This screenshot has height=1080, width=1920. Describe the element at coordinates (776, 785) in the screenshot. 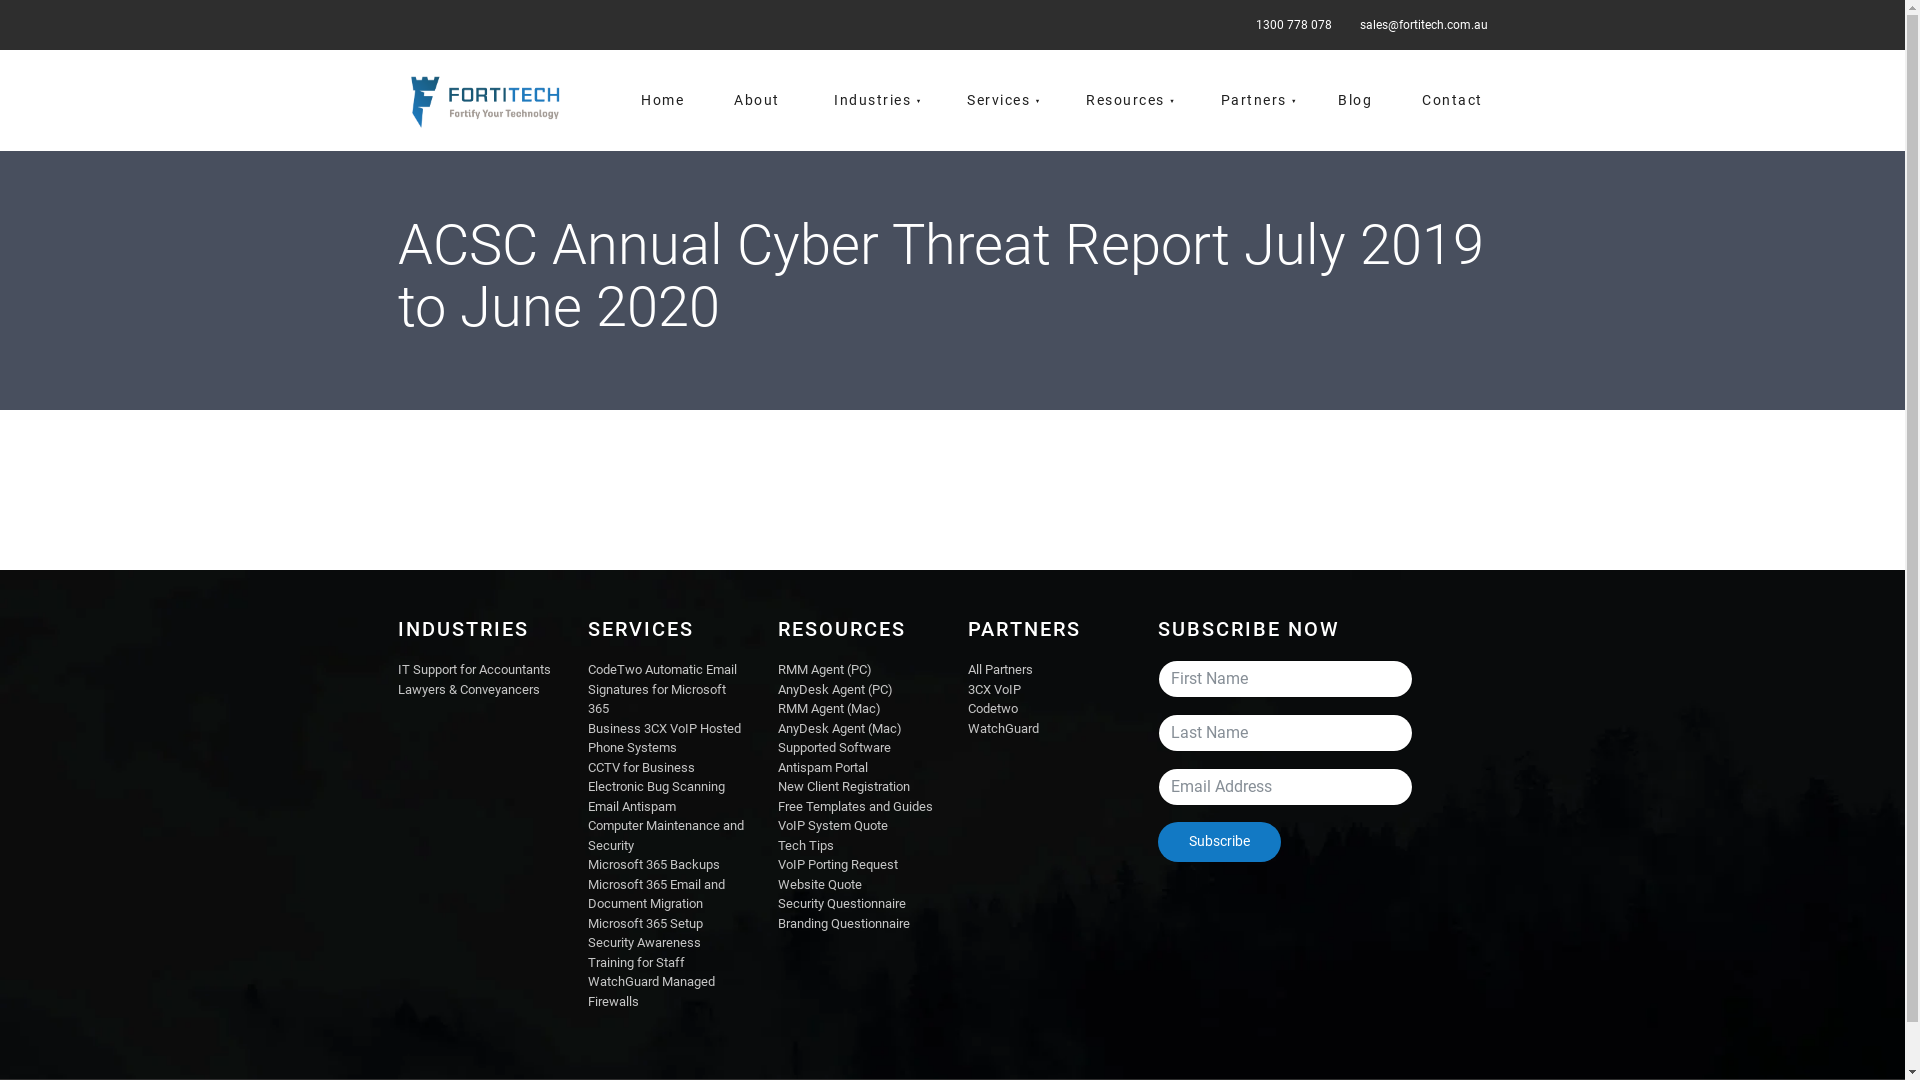

I see `'New Client Registration'` at that location.